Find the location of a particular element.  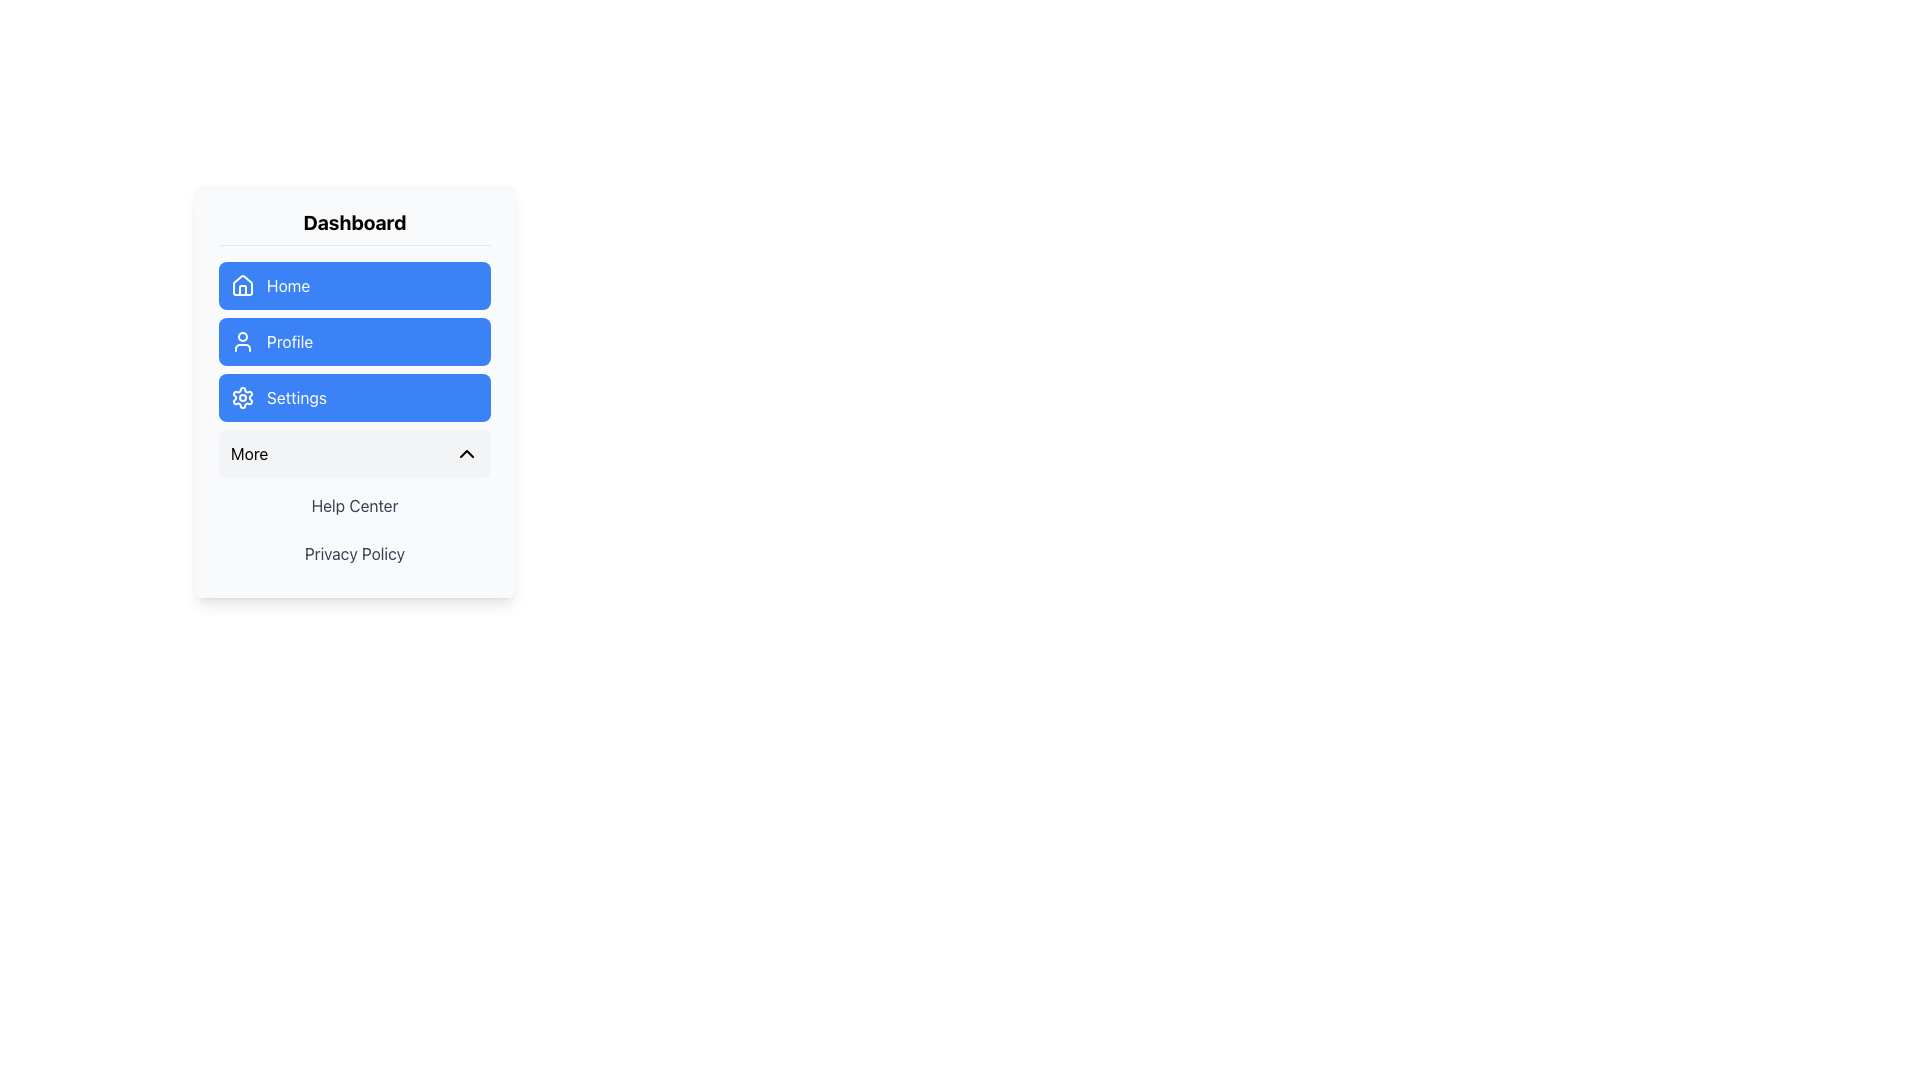

the Profile button icon located to the left of the Profile button in the vertical menu for navigation is located at coordinates (242, 341).